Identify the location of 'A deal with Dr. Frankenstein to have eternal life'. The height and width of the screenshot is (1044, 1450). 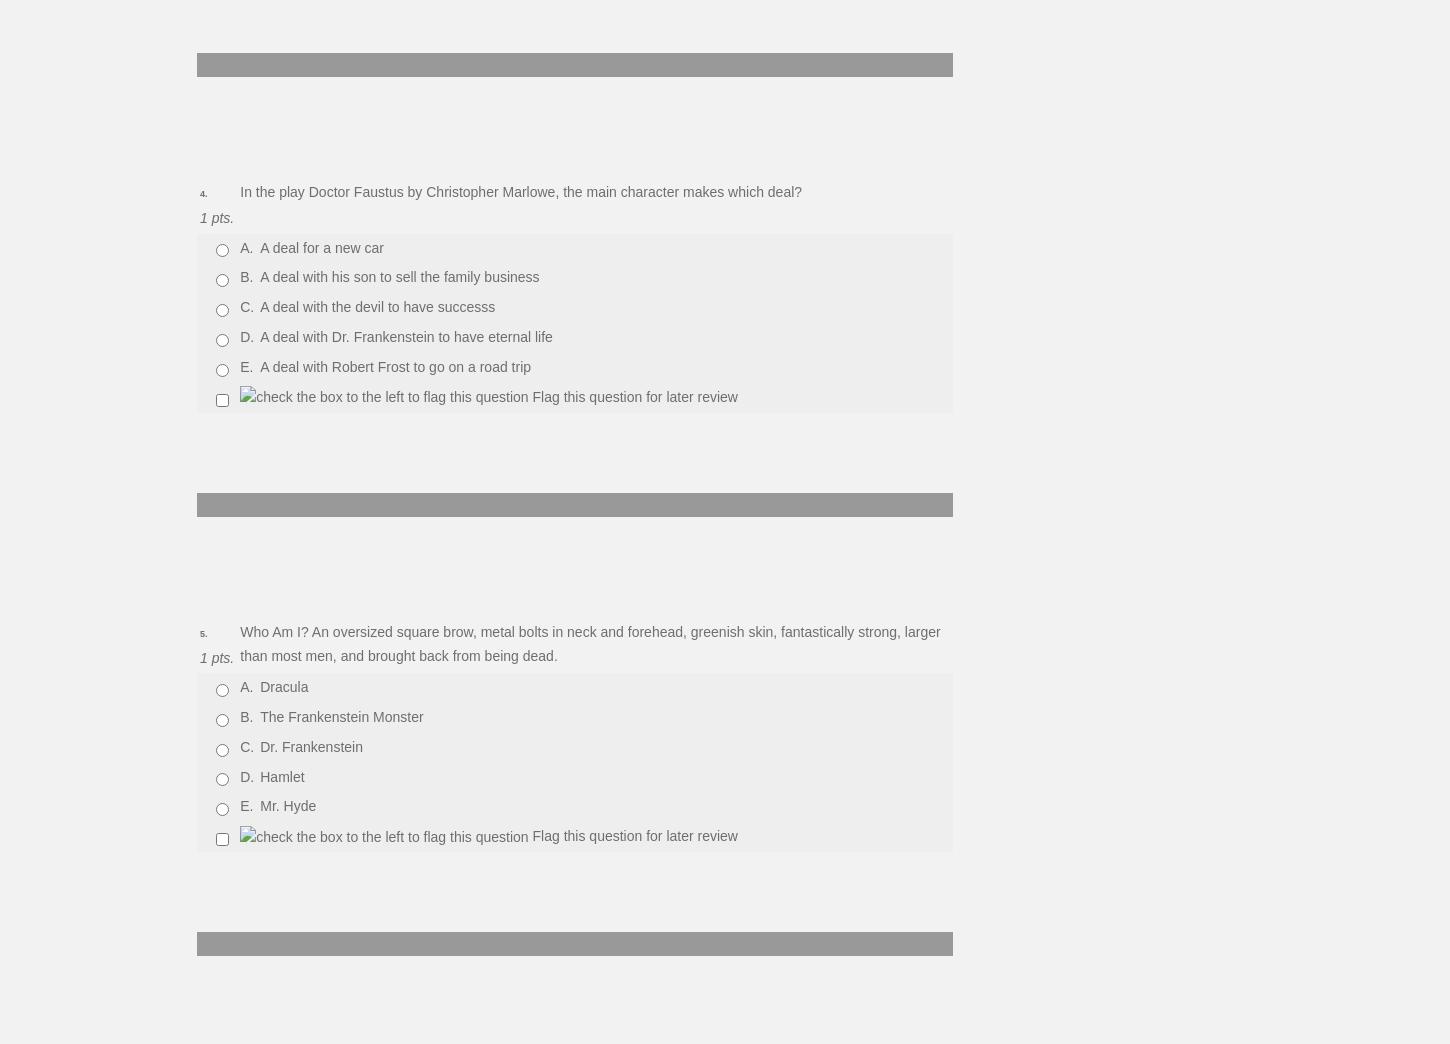
(405, 335).